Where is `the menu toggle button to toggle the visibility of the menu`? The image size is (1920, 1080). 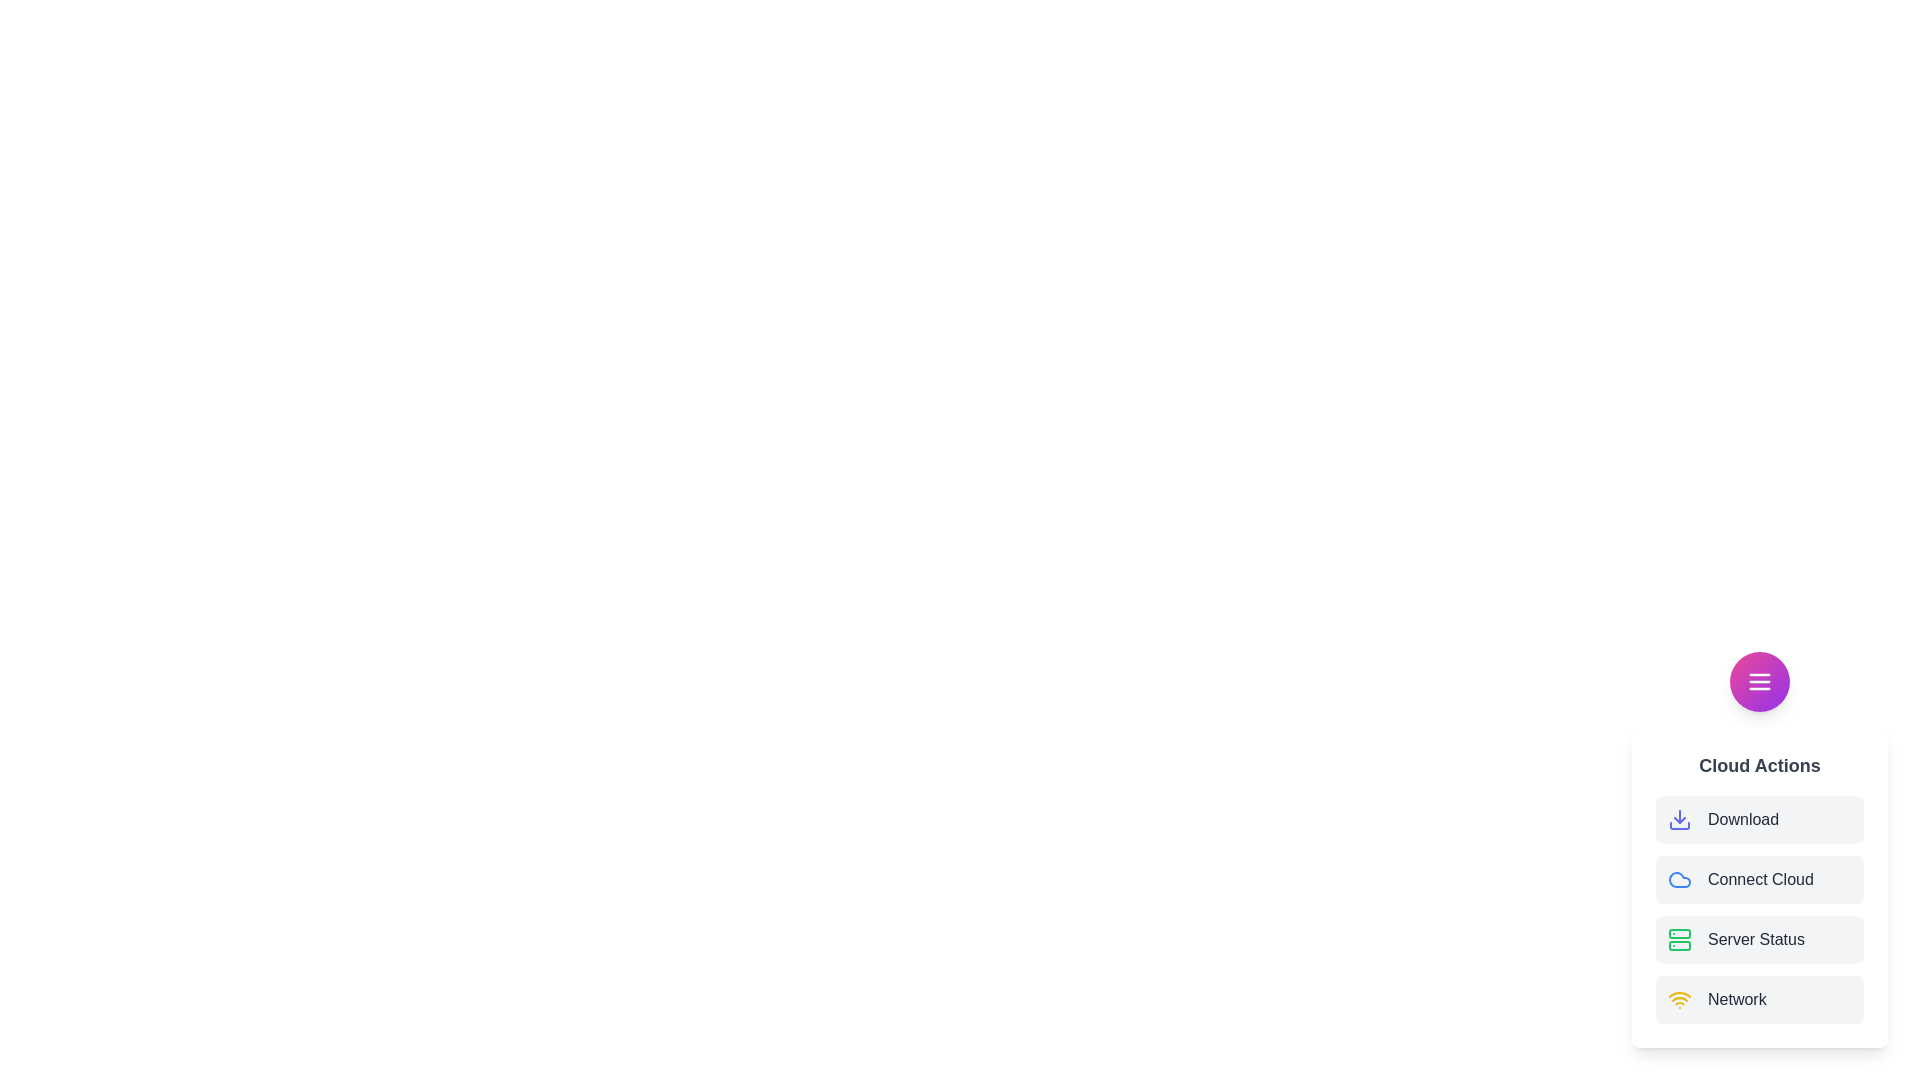
the menu toggle button to toggle the visibility of the menu is located at coordinates (1760, 681).